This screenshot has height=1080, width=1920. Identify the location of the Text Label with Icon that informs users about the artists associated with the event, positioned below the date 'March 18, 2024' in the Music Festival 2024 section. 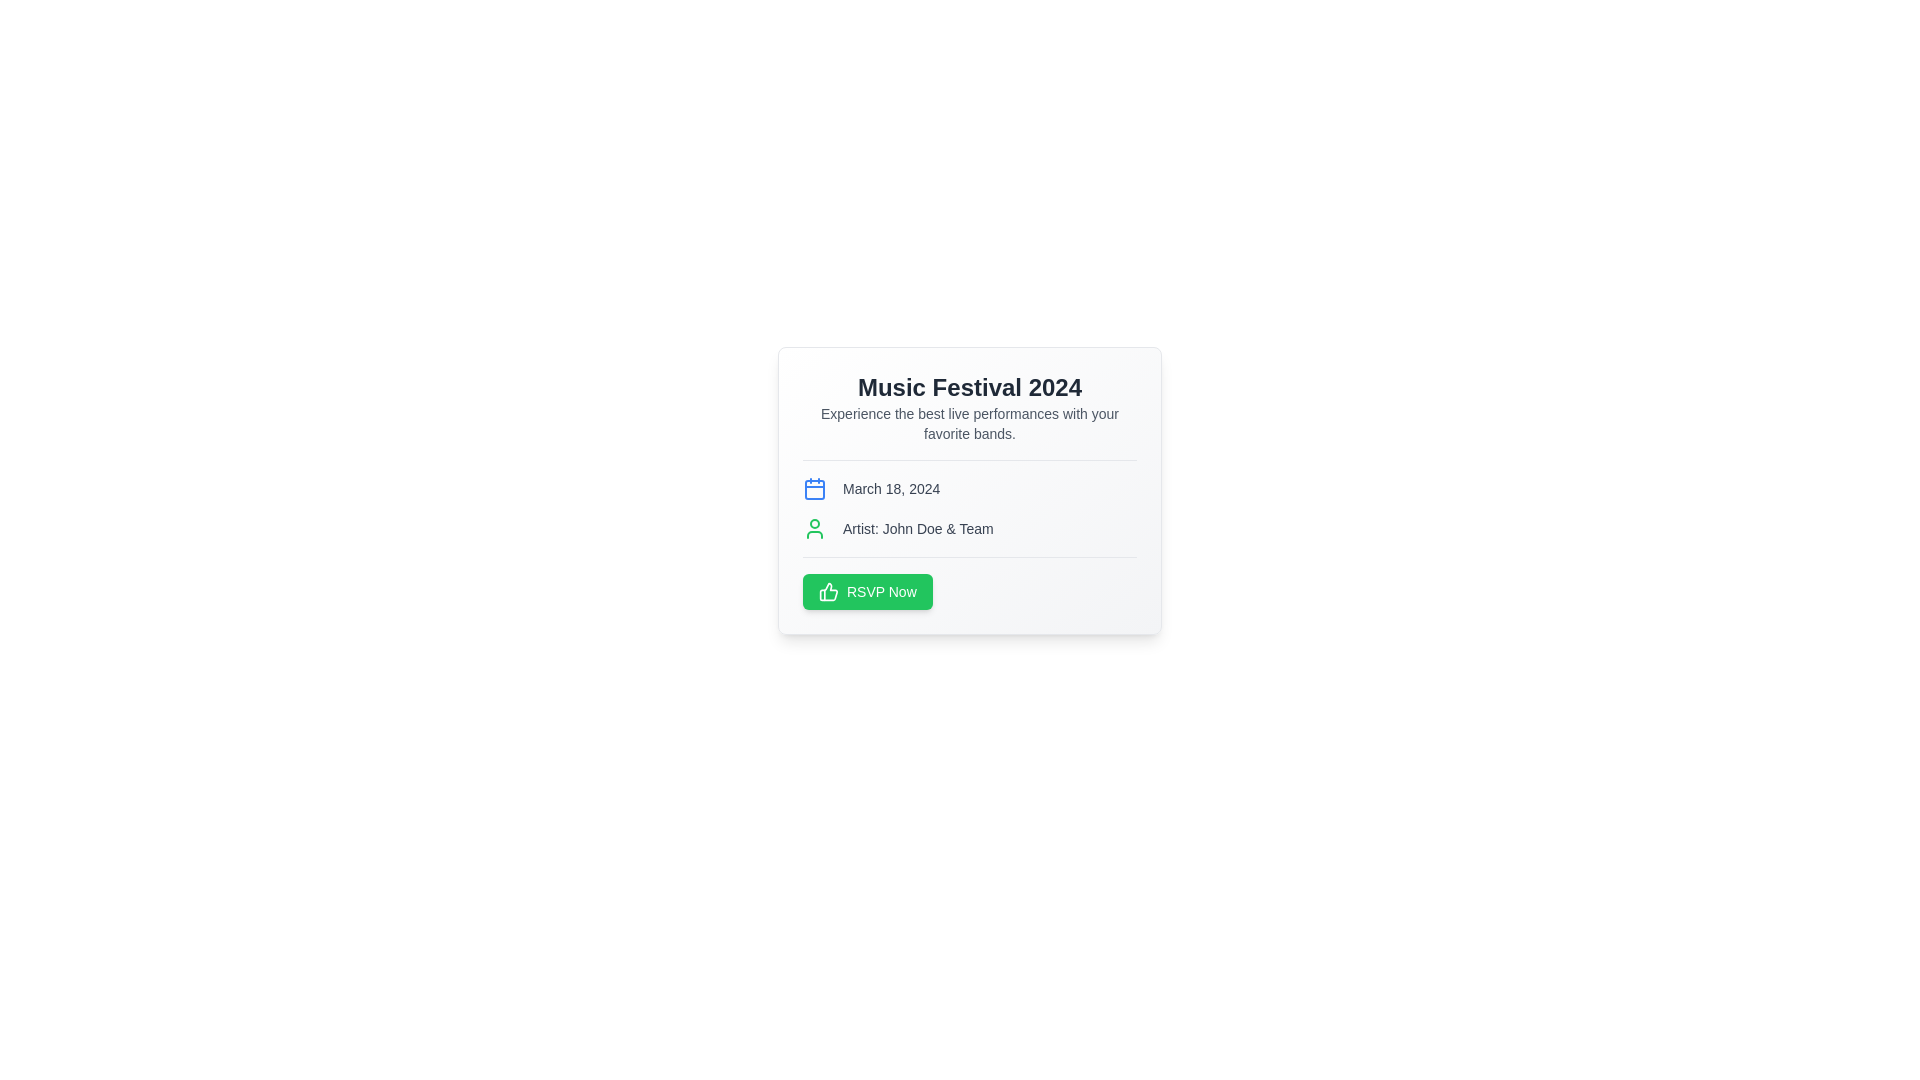
(969, 527).